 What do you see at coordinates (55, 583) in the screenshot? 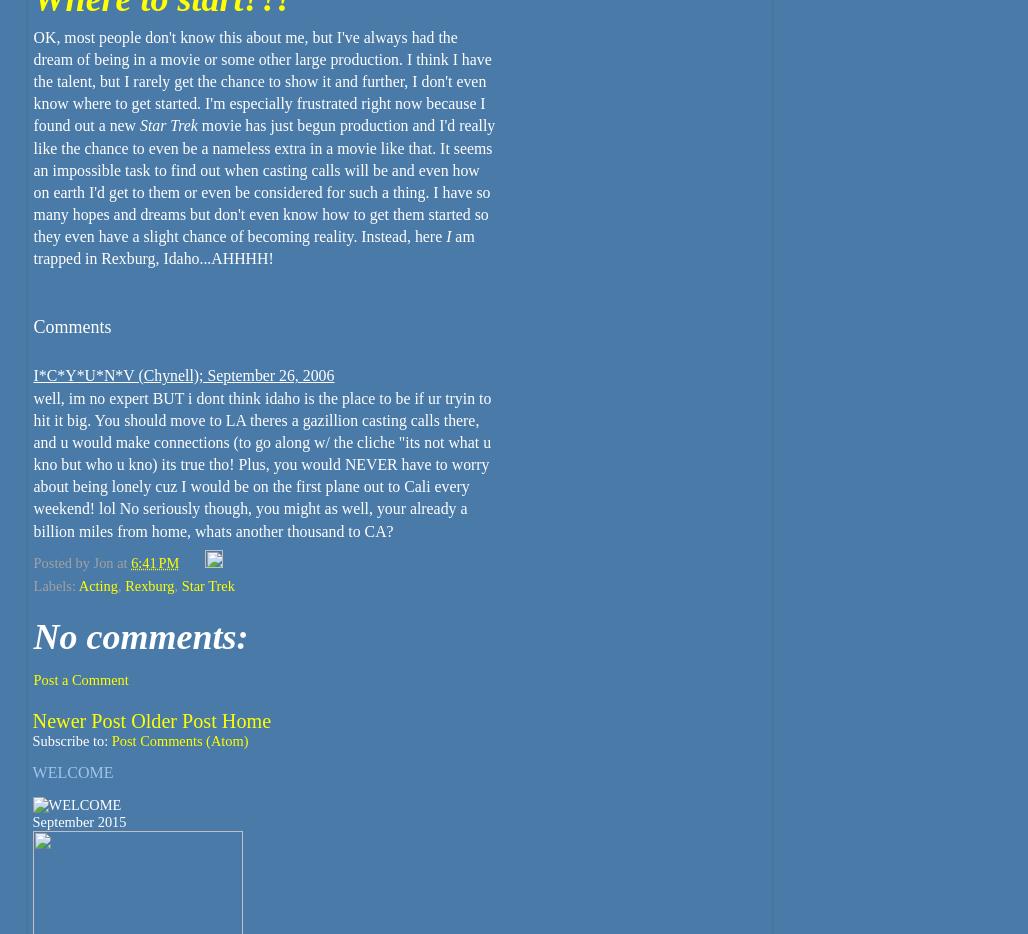
I see `'Labels:'` at bounding box center [55, 583].